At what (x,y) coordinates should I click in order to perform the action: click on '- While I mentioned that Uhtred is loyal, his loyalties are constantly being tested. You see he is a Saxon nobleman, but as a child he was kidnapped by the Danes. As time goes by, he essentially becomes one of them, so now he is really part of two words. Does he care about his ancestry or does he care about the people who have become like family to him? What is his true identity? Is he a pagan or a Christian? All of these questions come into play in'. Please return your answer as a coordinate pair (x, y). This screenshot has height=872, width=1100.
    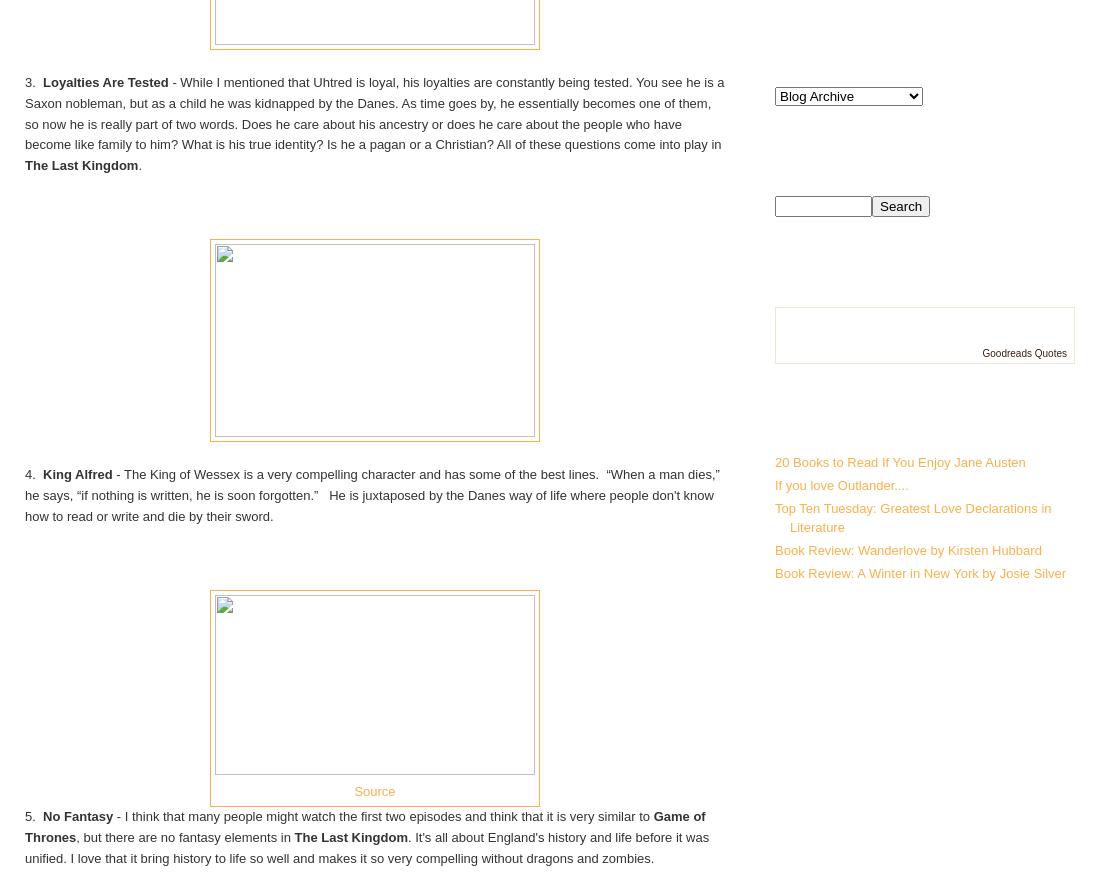
    Looking at the image, I should click on (374, 113).